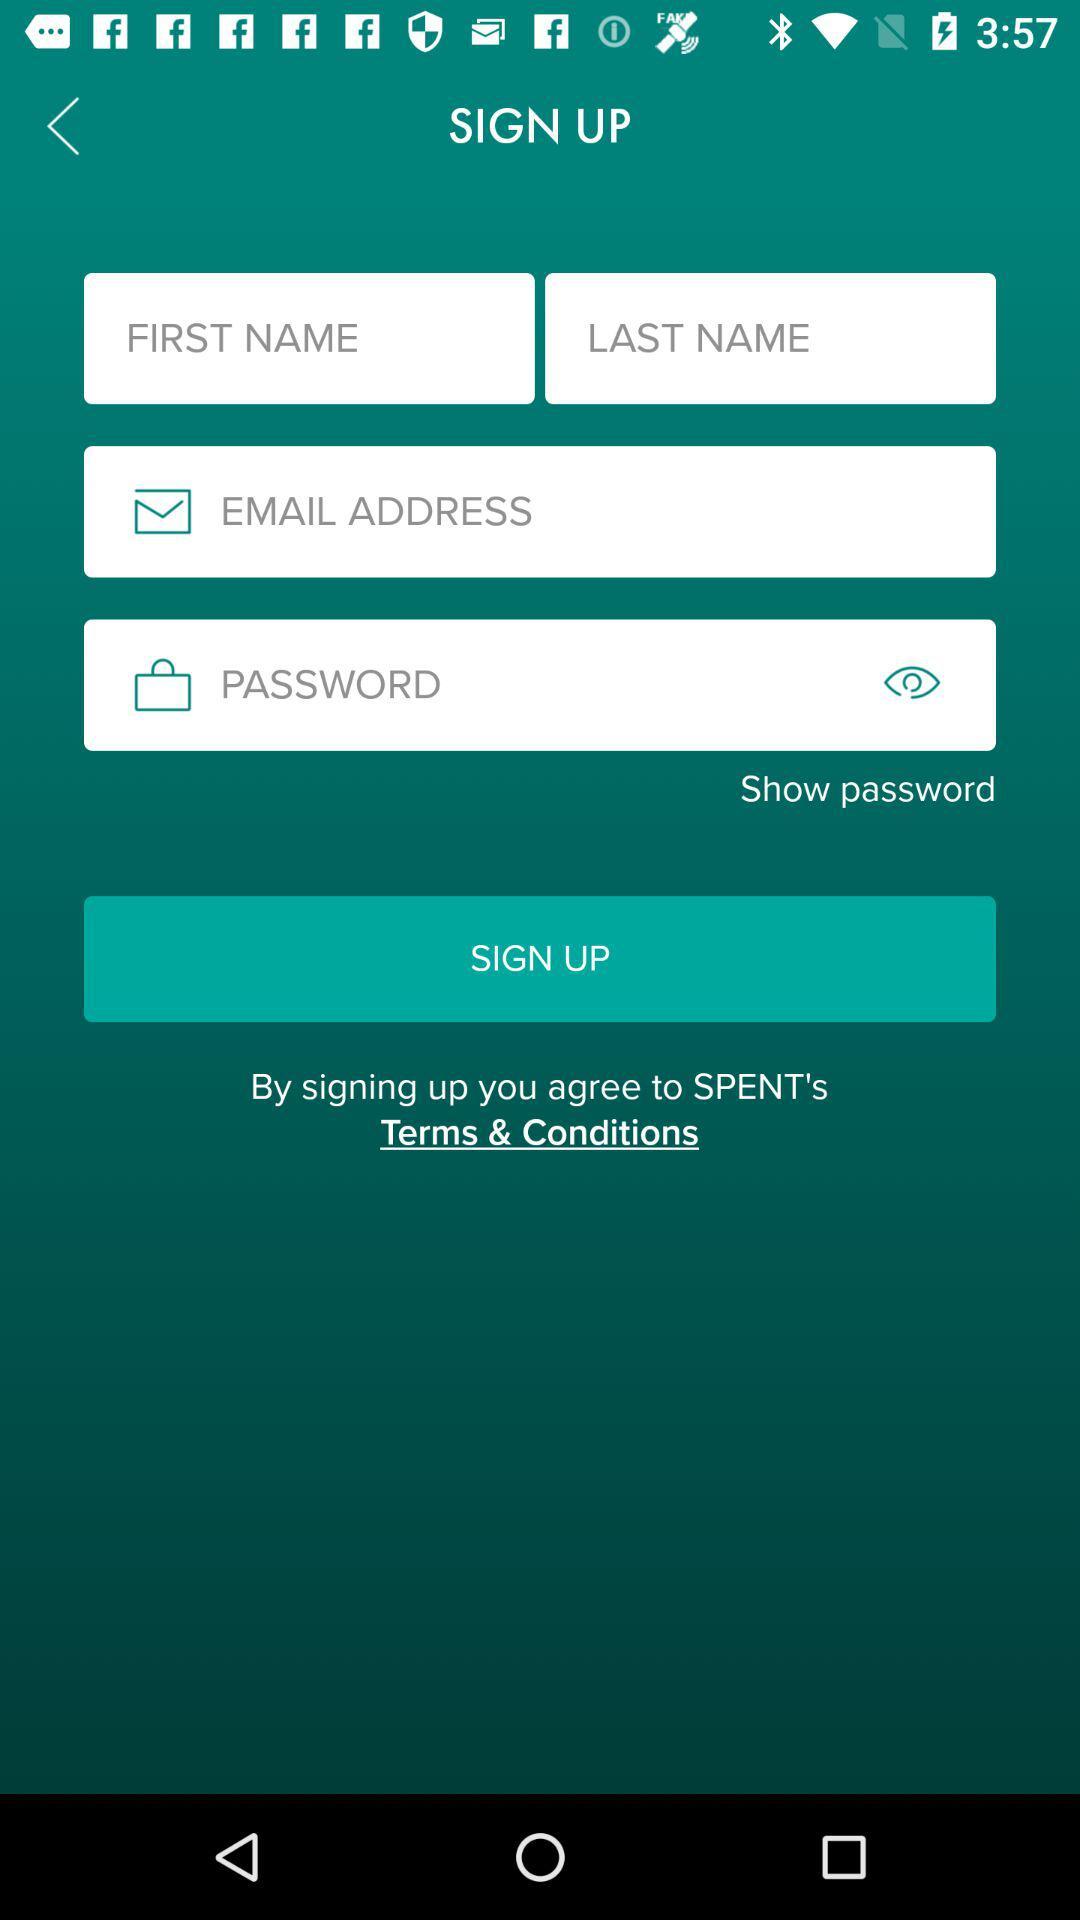  What do you see at coordinates (61, 124) in the screenshot?
I see `icon to the left of the sign up item` at bounding box center [61, 124].